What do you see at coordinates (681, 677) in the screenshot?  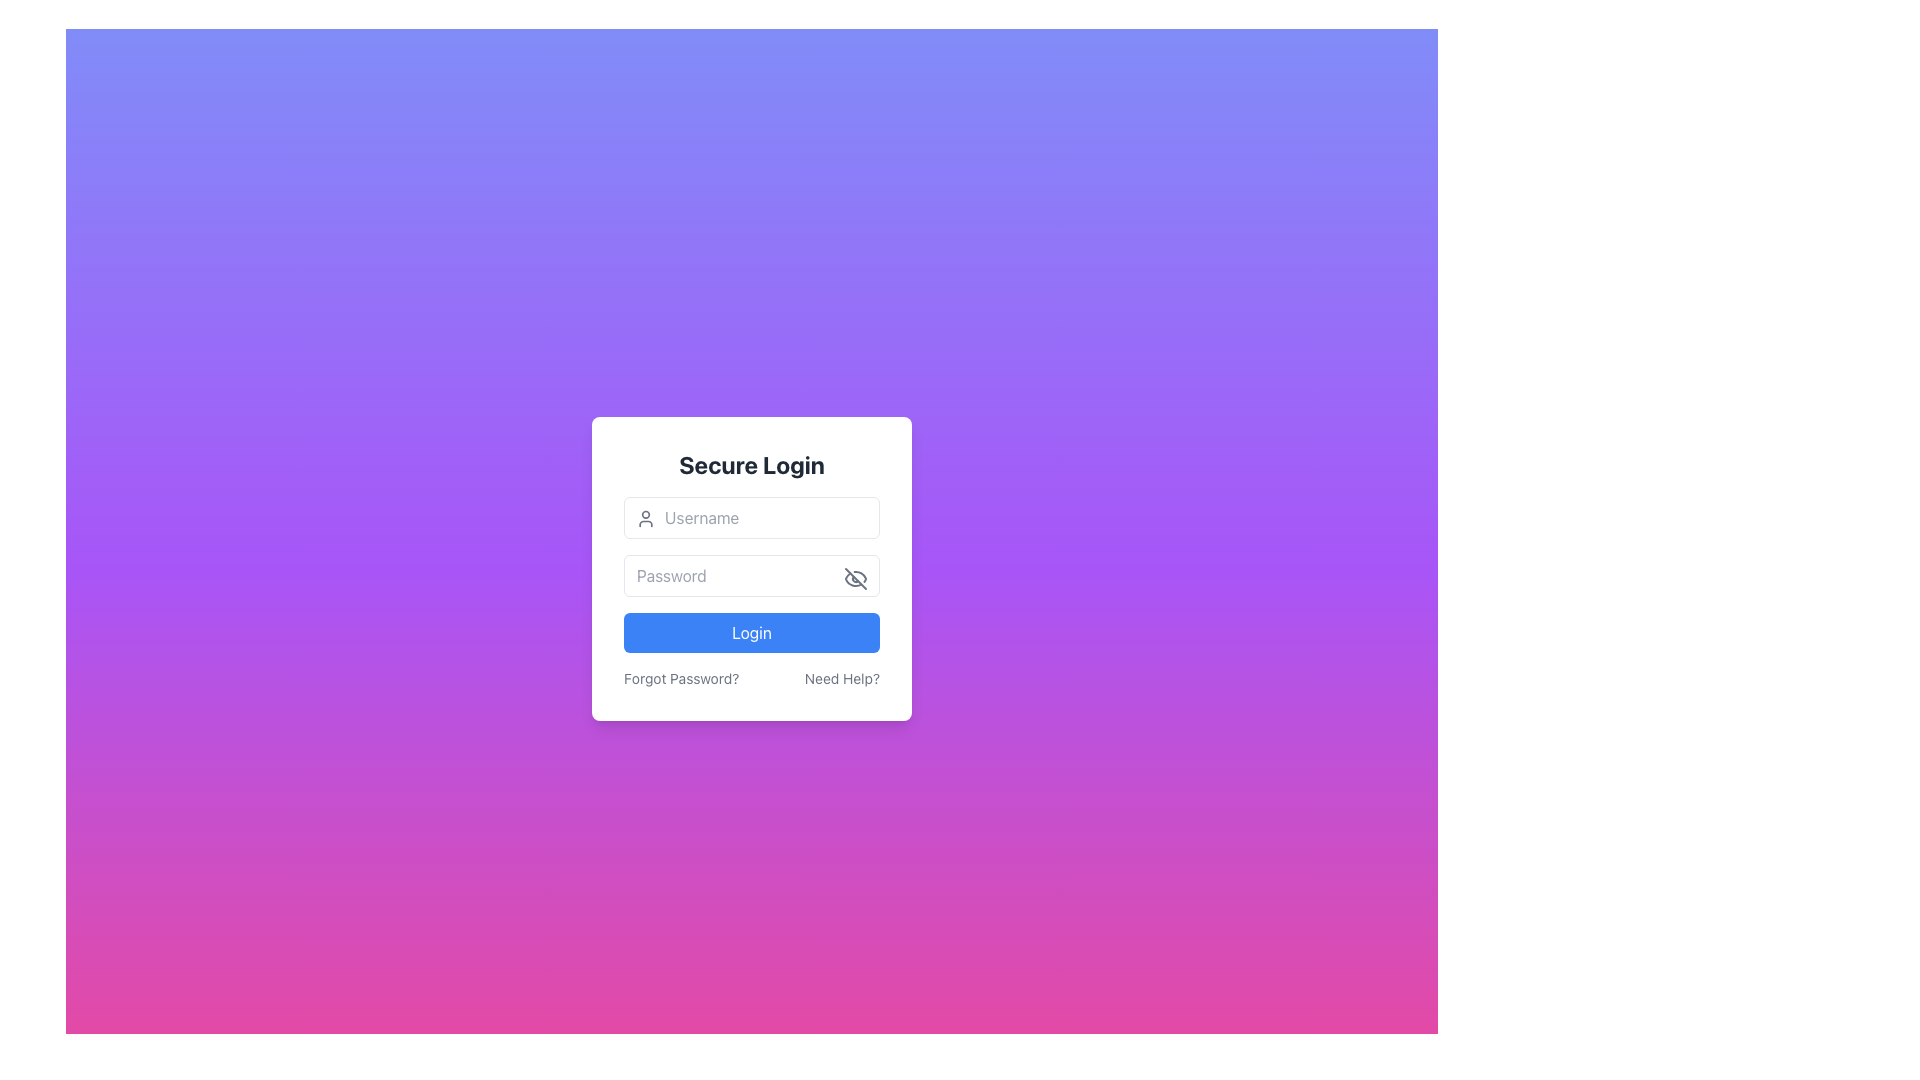 I see `the hyperlink located in the bottom left corner beneath the 'Login' button` at bounding box center [681, 677].